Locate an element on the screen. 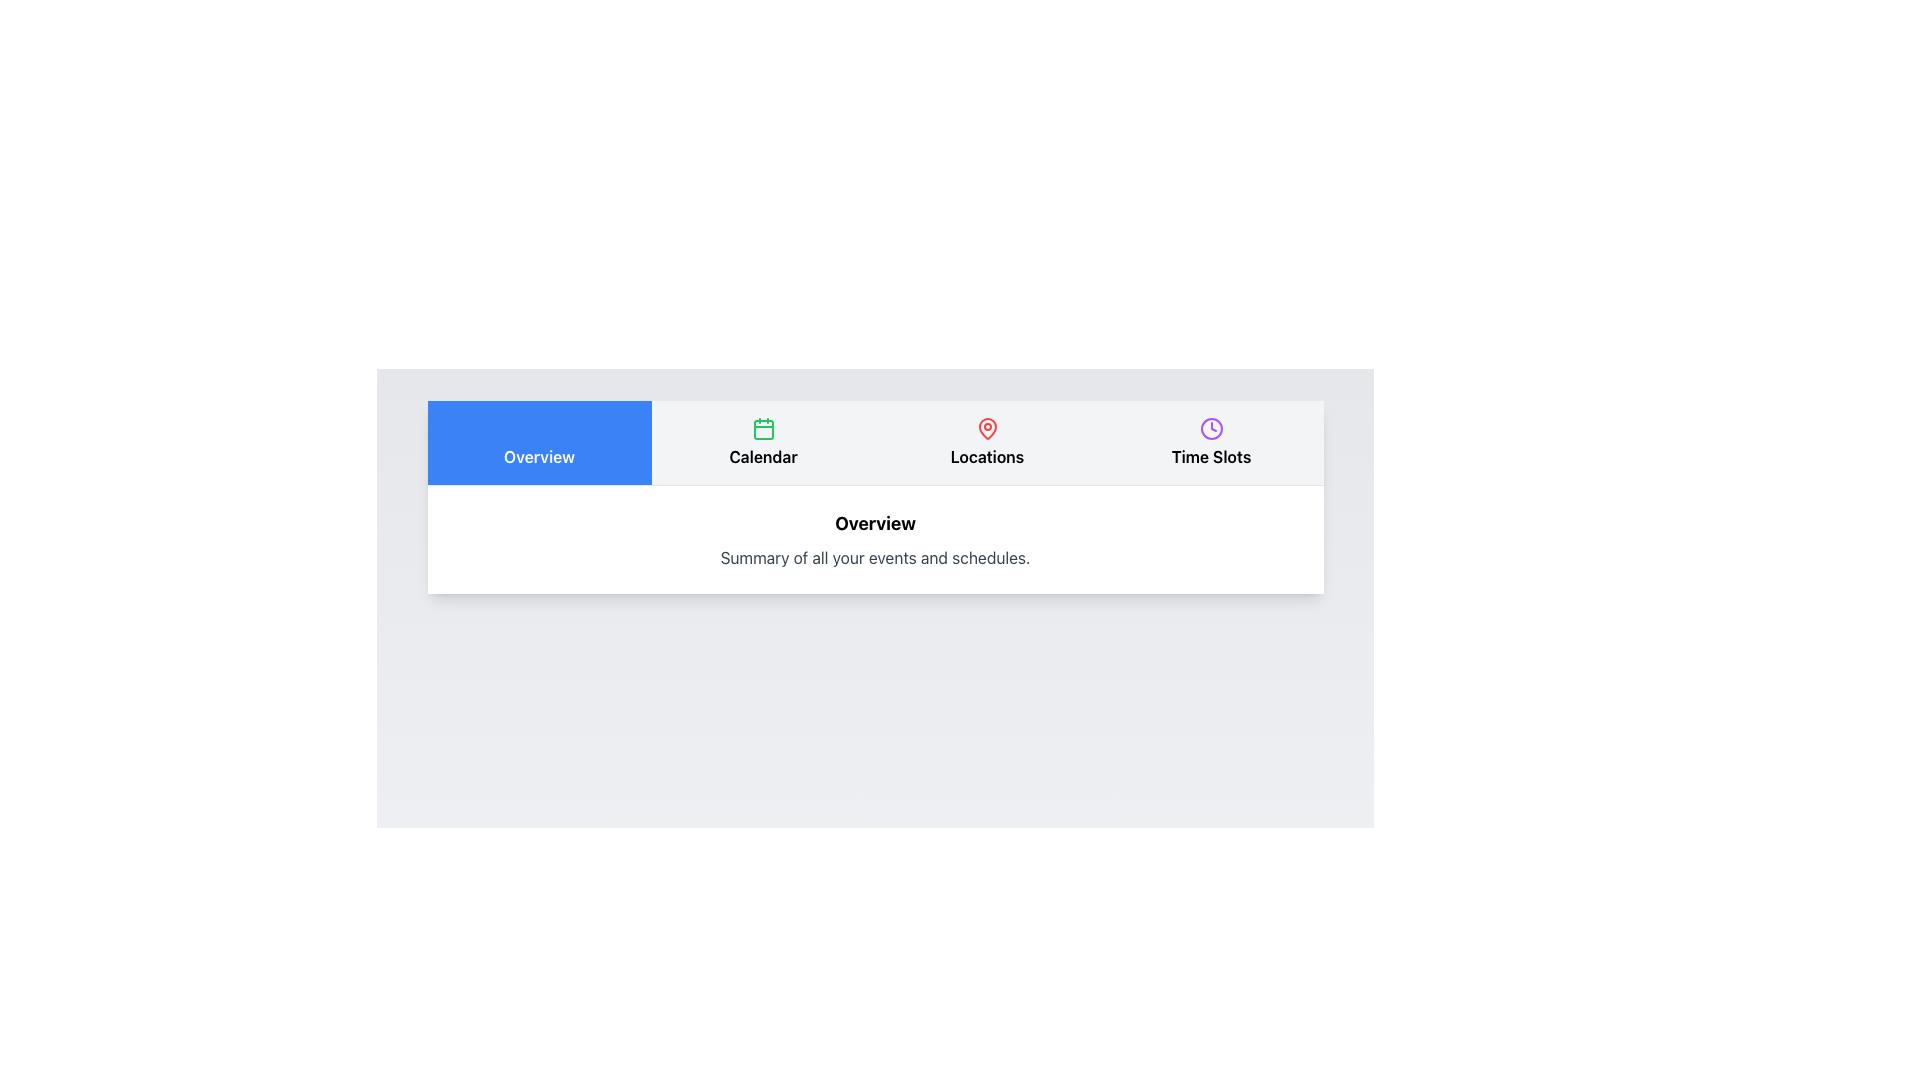 This screenshot has height=1080, width=1920. text label displaying 'Calendar' located below the green calendar icon in the horizontal navigation bar at the top center of the interface is located at coordinates (762, 456).